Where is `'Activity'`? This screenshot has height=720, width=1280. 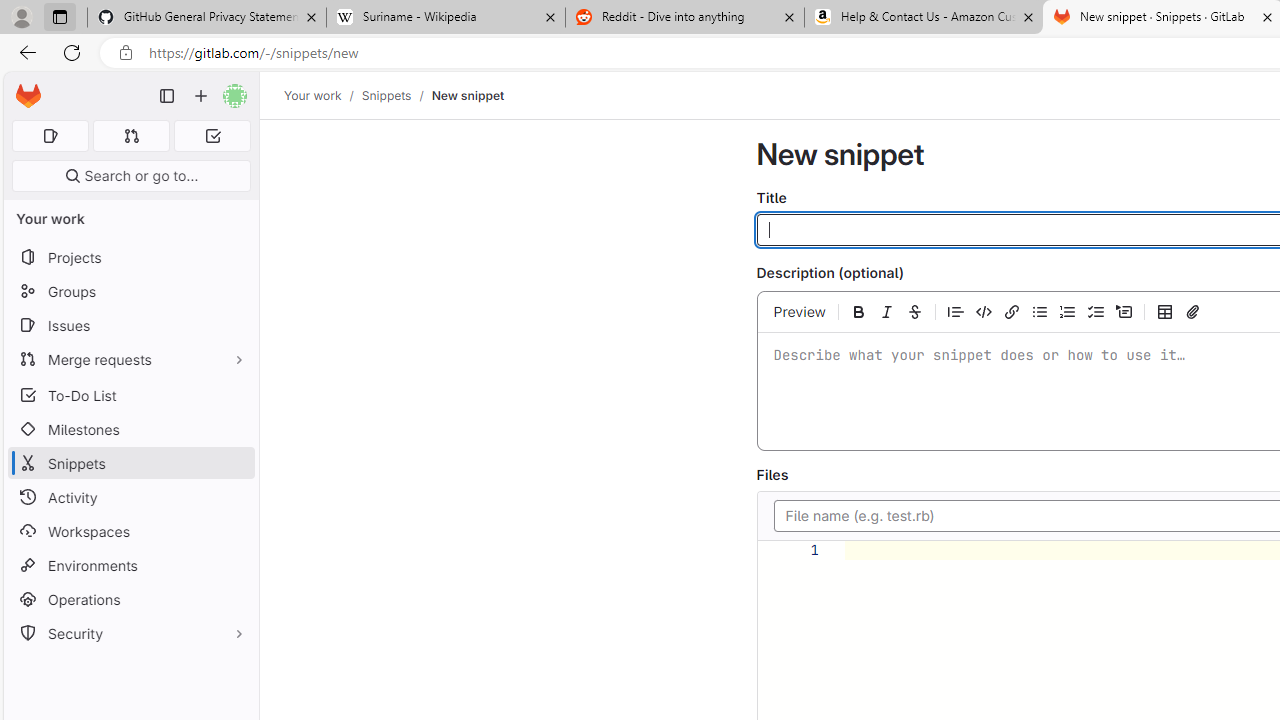
'Activity' is located at coordinates (130, 496).